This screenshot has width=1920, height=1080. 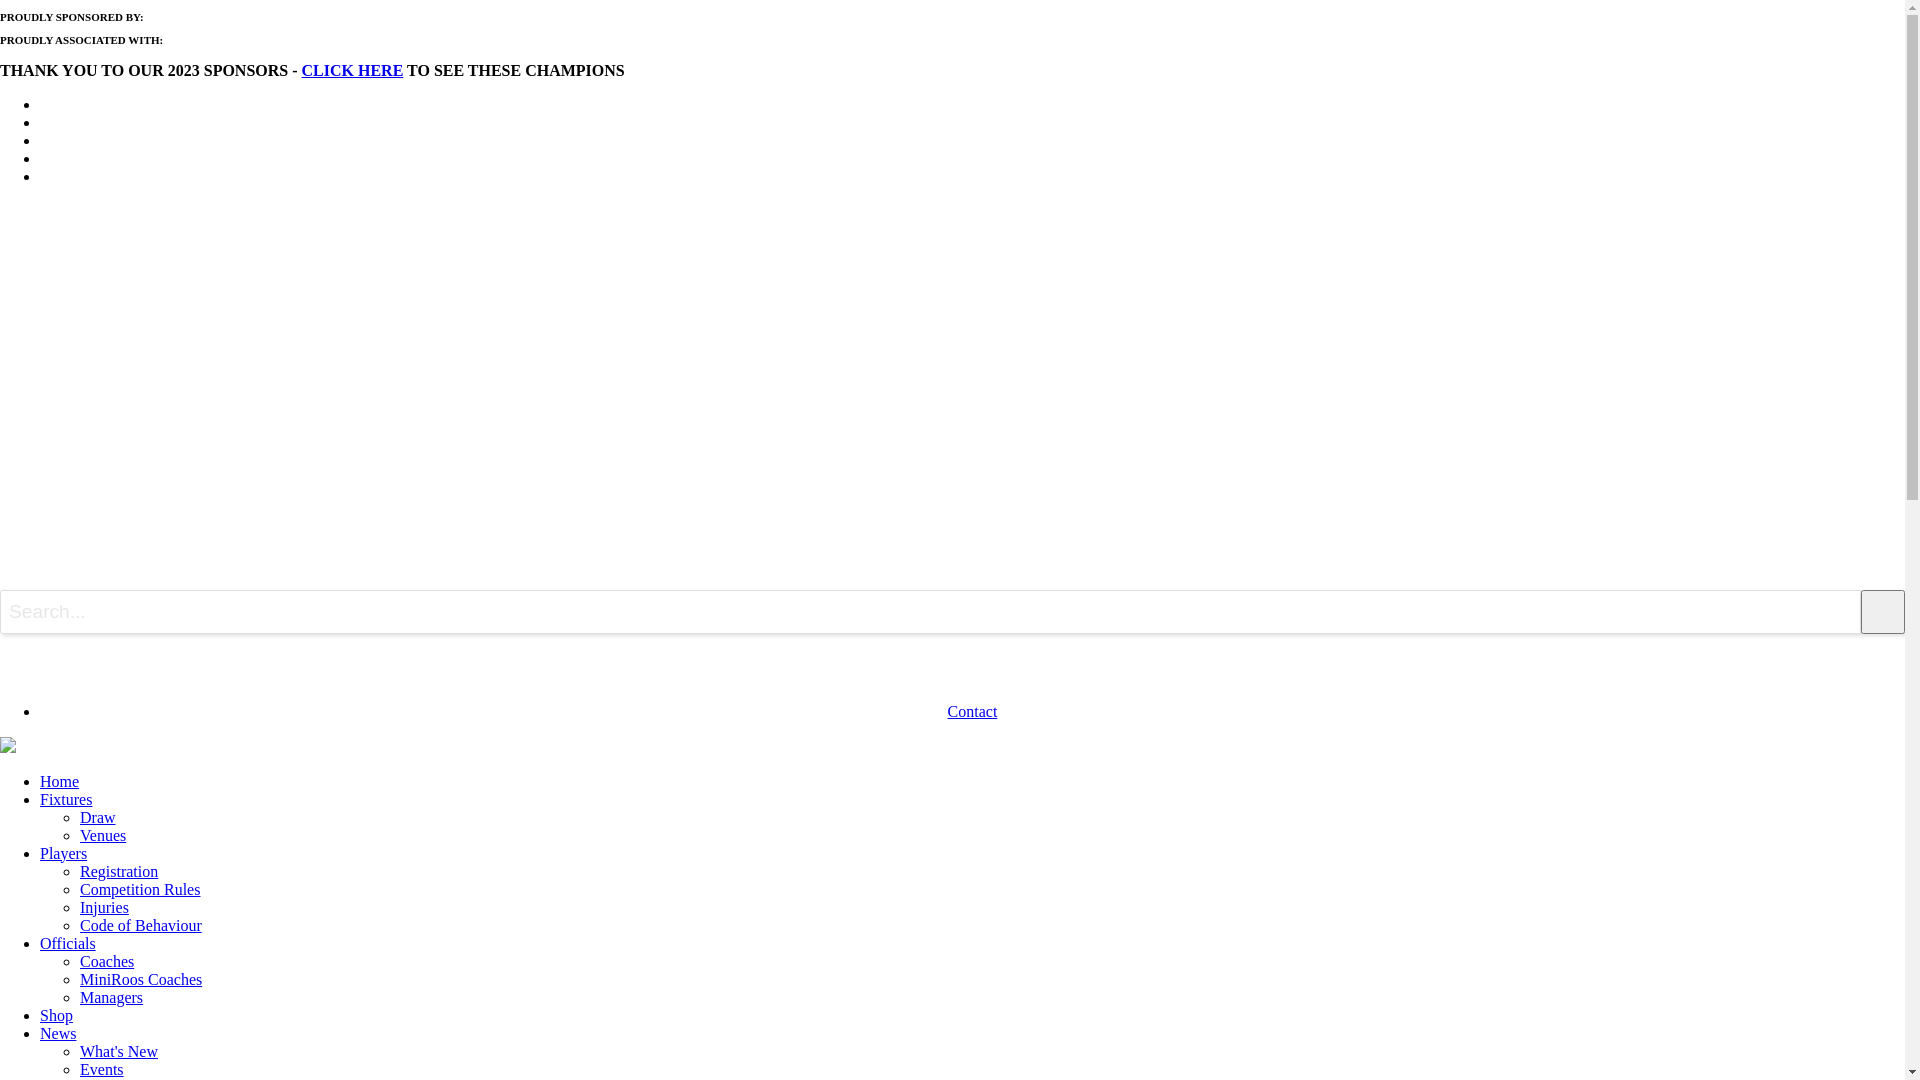 I want to click on 'Injuries', so click(x=103, y=907).